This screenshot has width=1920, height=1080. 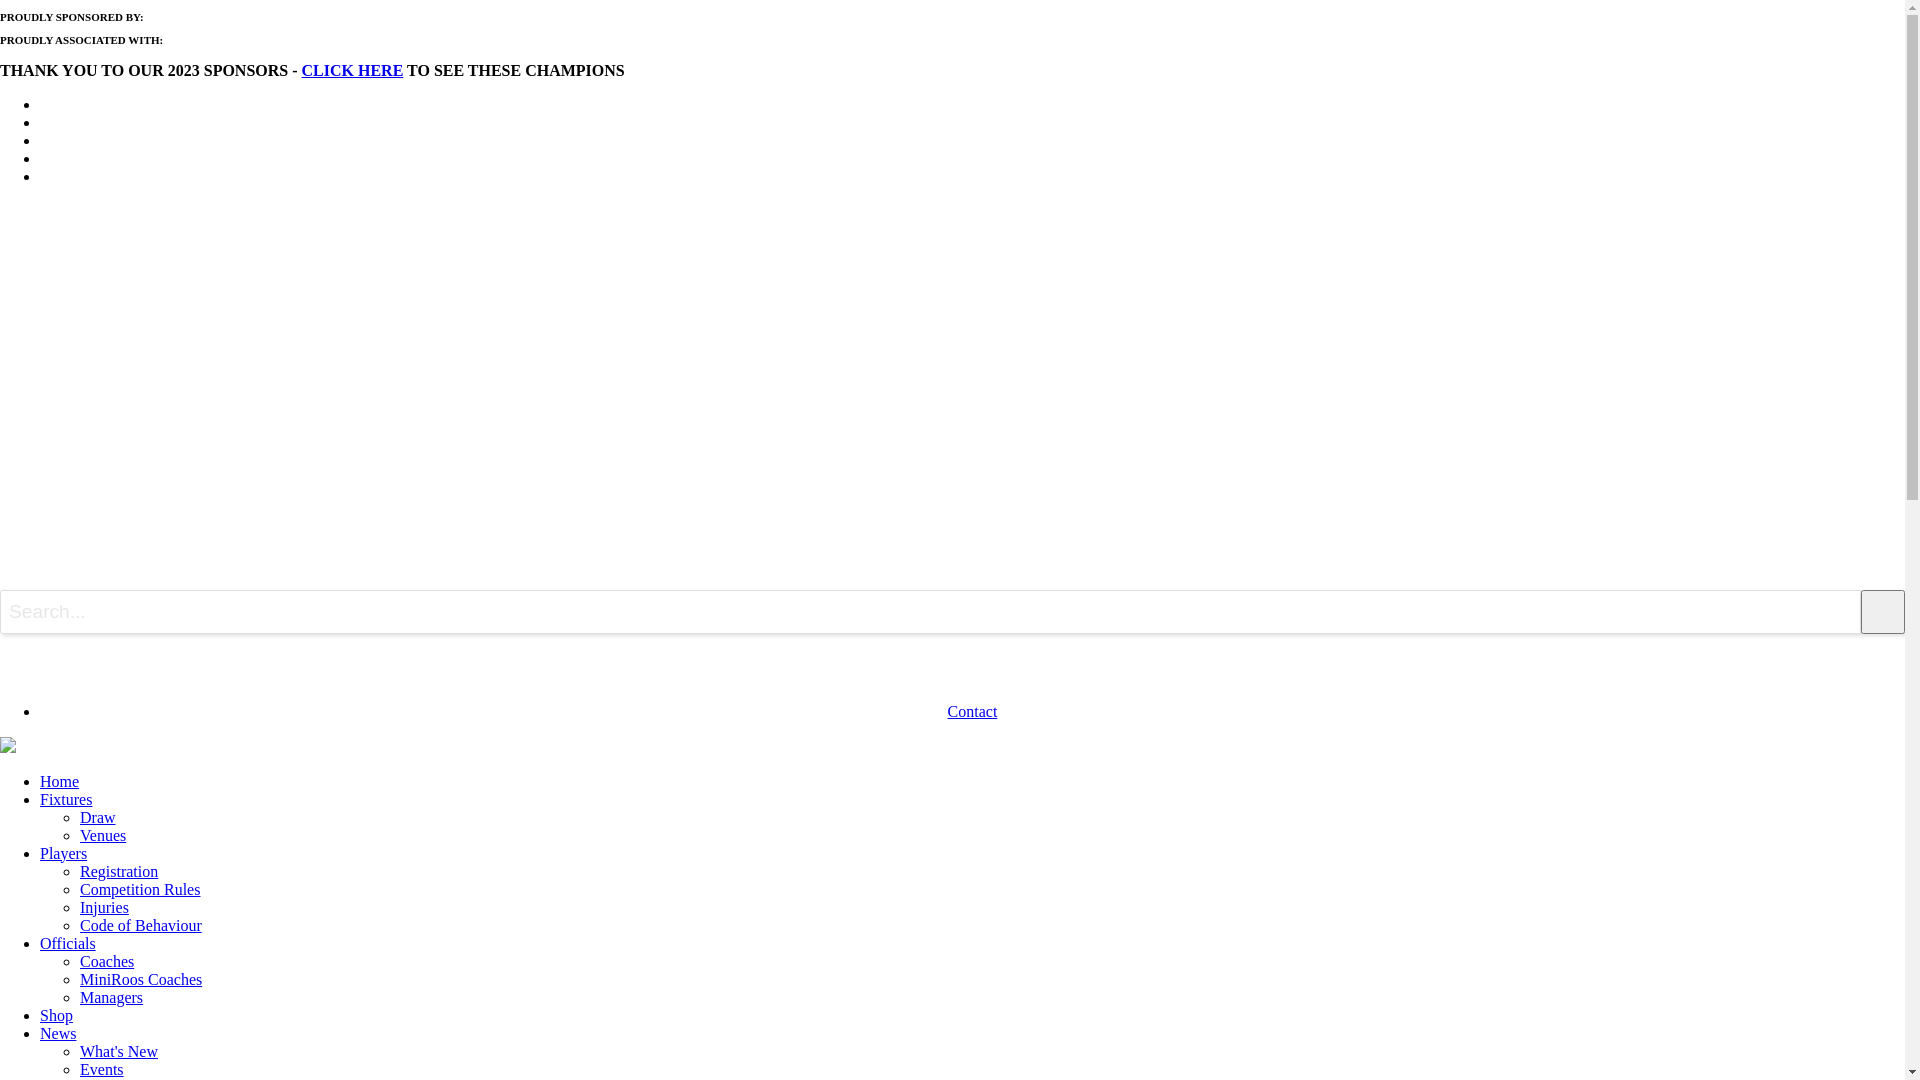 I want to click on 'Injuries', so click(x=103, y=907).